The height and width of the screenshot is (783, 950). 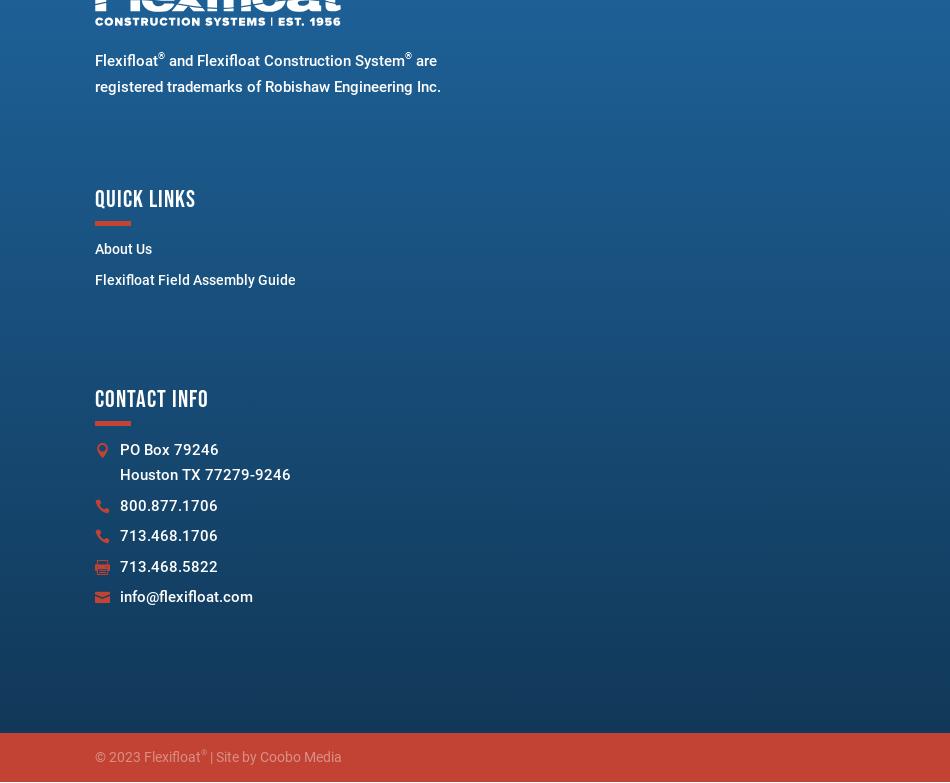 What do you see at coordinates (119, 447) in the screenshot?
I see `'PO Box 79246'` at bounding box center [119, 447].